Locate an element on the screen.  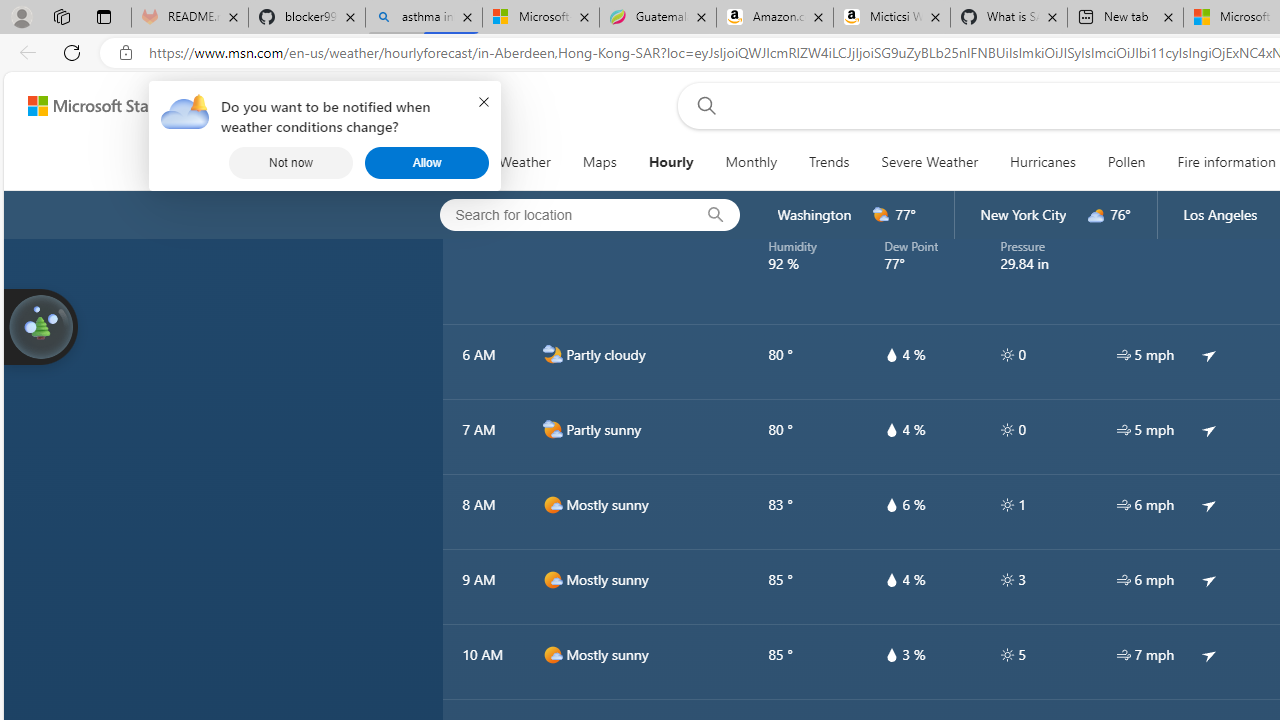
'Search for location' is located at coordinates (560, 214).